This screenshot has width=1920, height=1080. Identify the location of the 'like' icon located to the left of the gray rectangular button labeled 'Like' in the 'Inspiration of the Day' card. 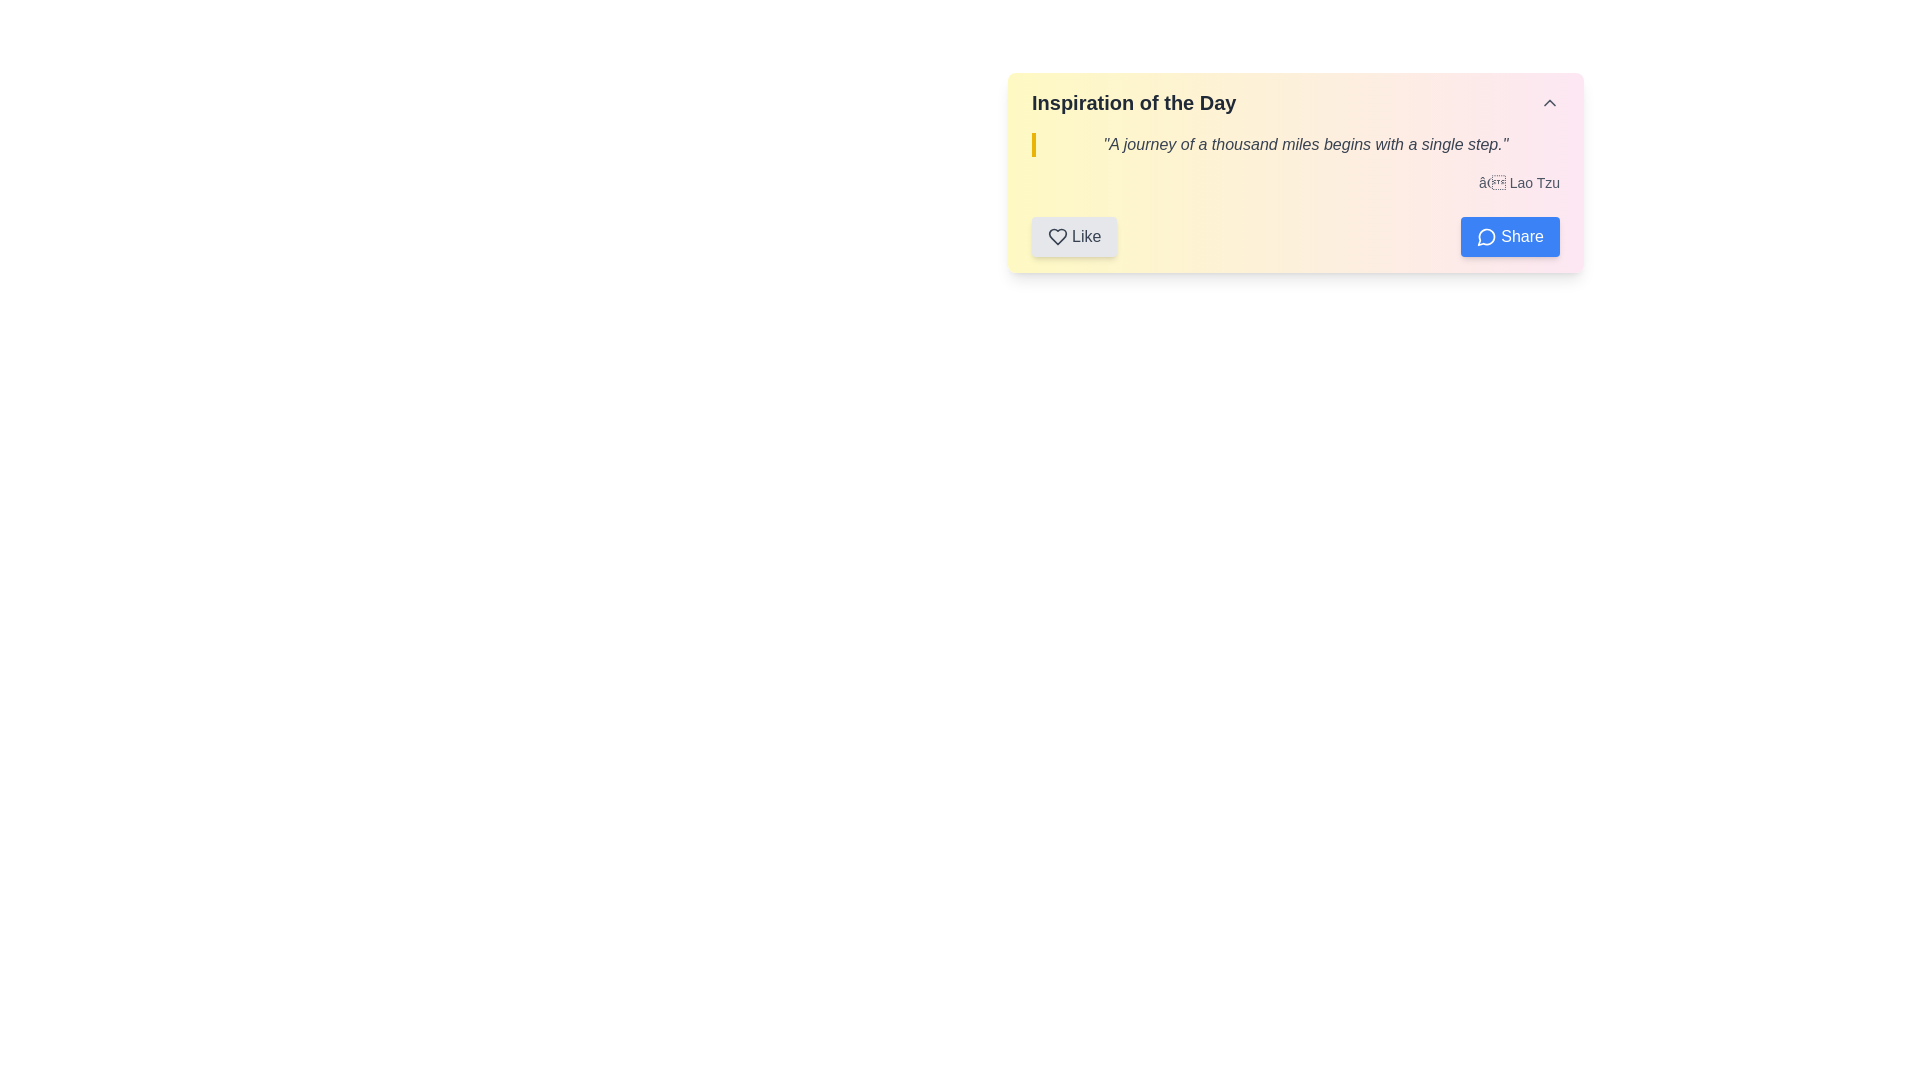
(1056, 235).